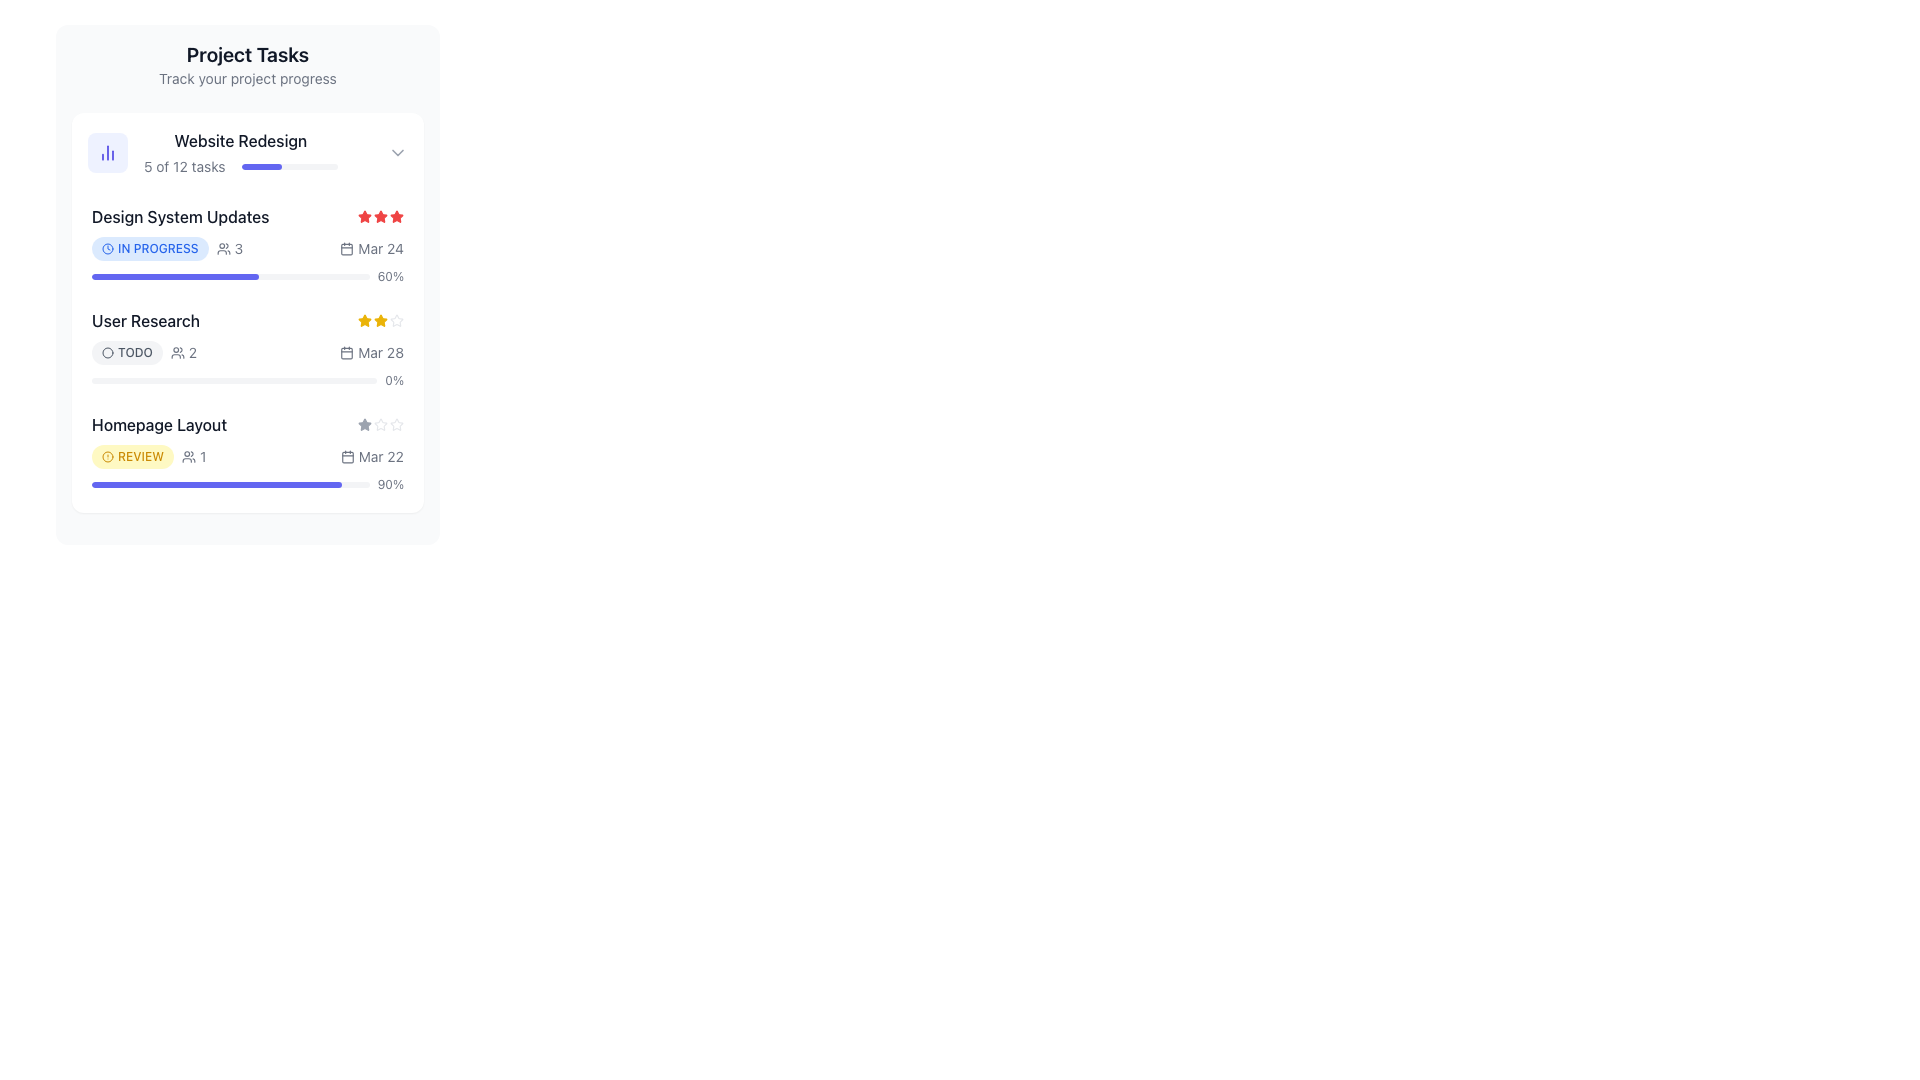  I want to click on the label displaying 'Mar 24' with a calendar icon, located at the right end of the task row labeled 'Design System Updates', so click(372, 248).